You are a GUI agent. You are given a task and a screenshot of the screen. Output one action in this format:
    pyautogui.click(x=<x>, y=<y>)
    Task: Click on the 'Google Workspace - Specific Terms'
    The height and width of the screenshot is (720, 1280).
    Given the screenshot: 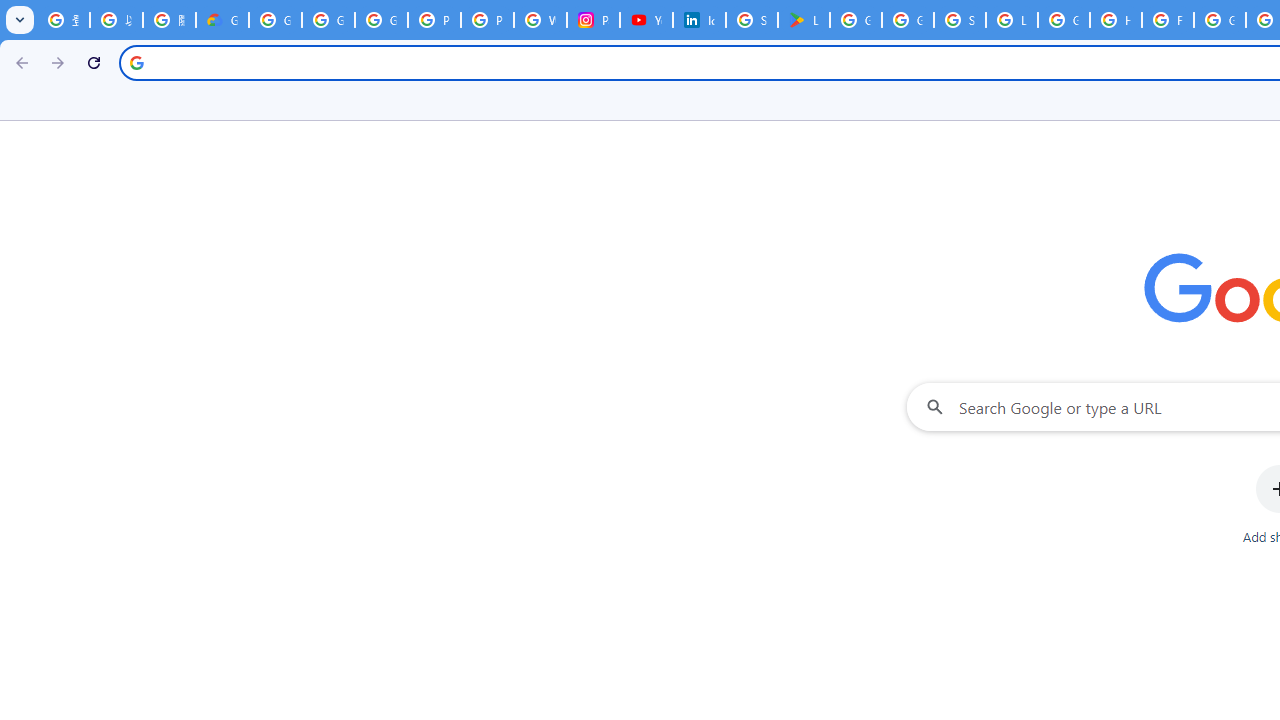 What is the action you would take?
    pyautogui.click(x=907, y=20)
    